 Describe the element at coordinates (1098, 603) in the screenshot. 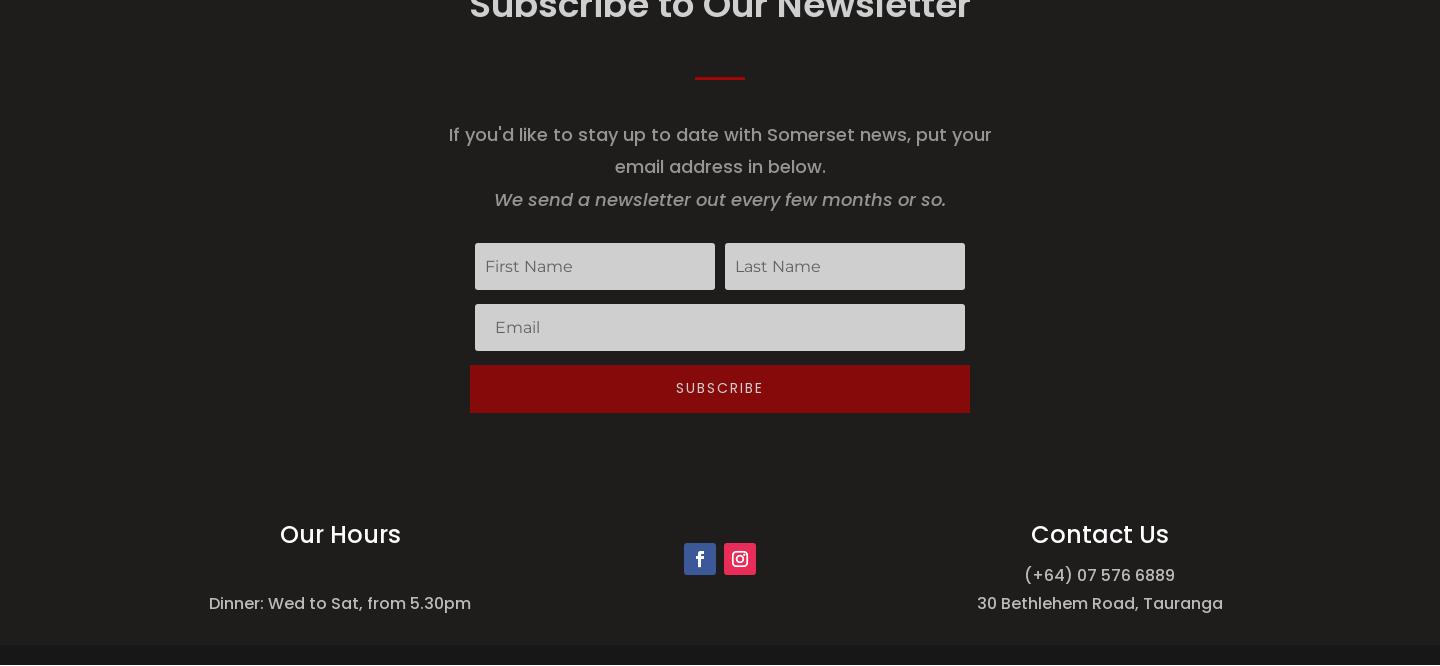

I see `'30 Bethlehem Road, Tauranga'` at that location.